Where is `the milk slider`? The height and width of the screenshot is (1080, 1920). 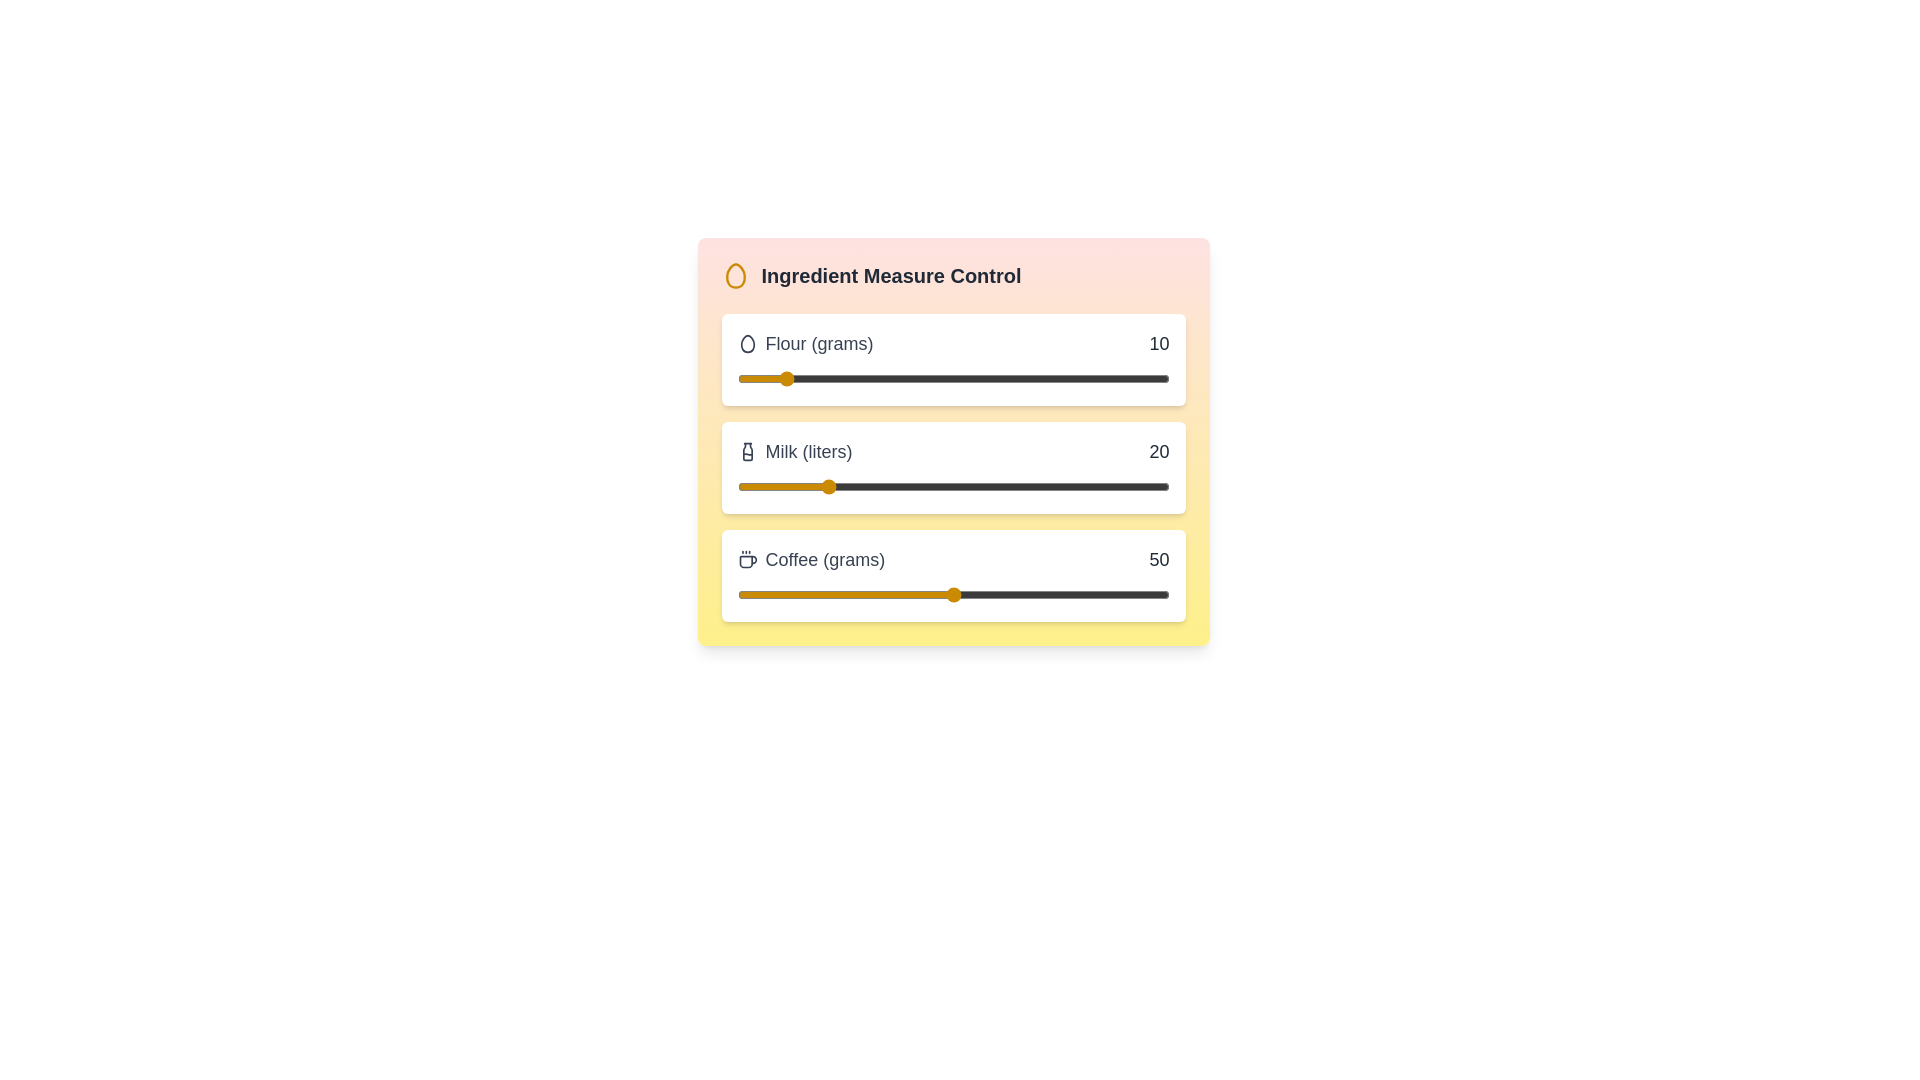 the milk slider is located at coordinates (883, 486).